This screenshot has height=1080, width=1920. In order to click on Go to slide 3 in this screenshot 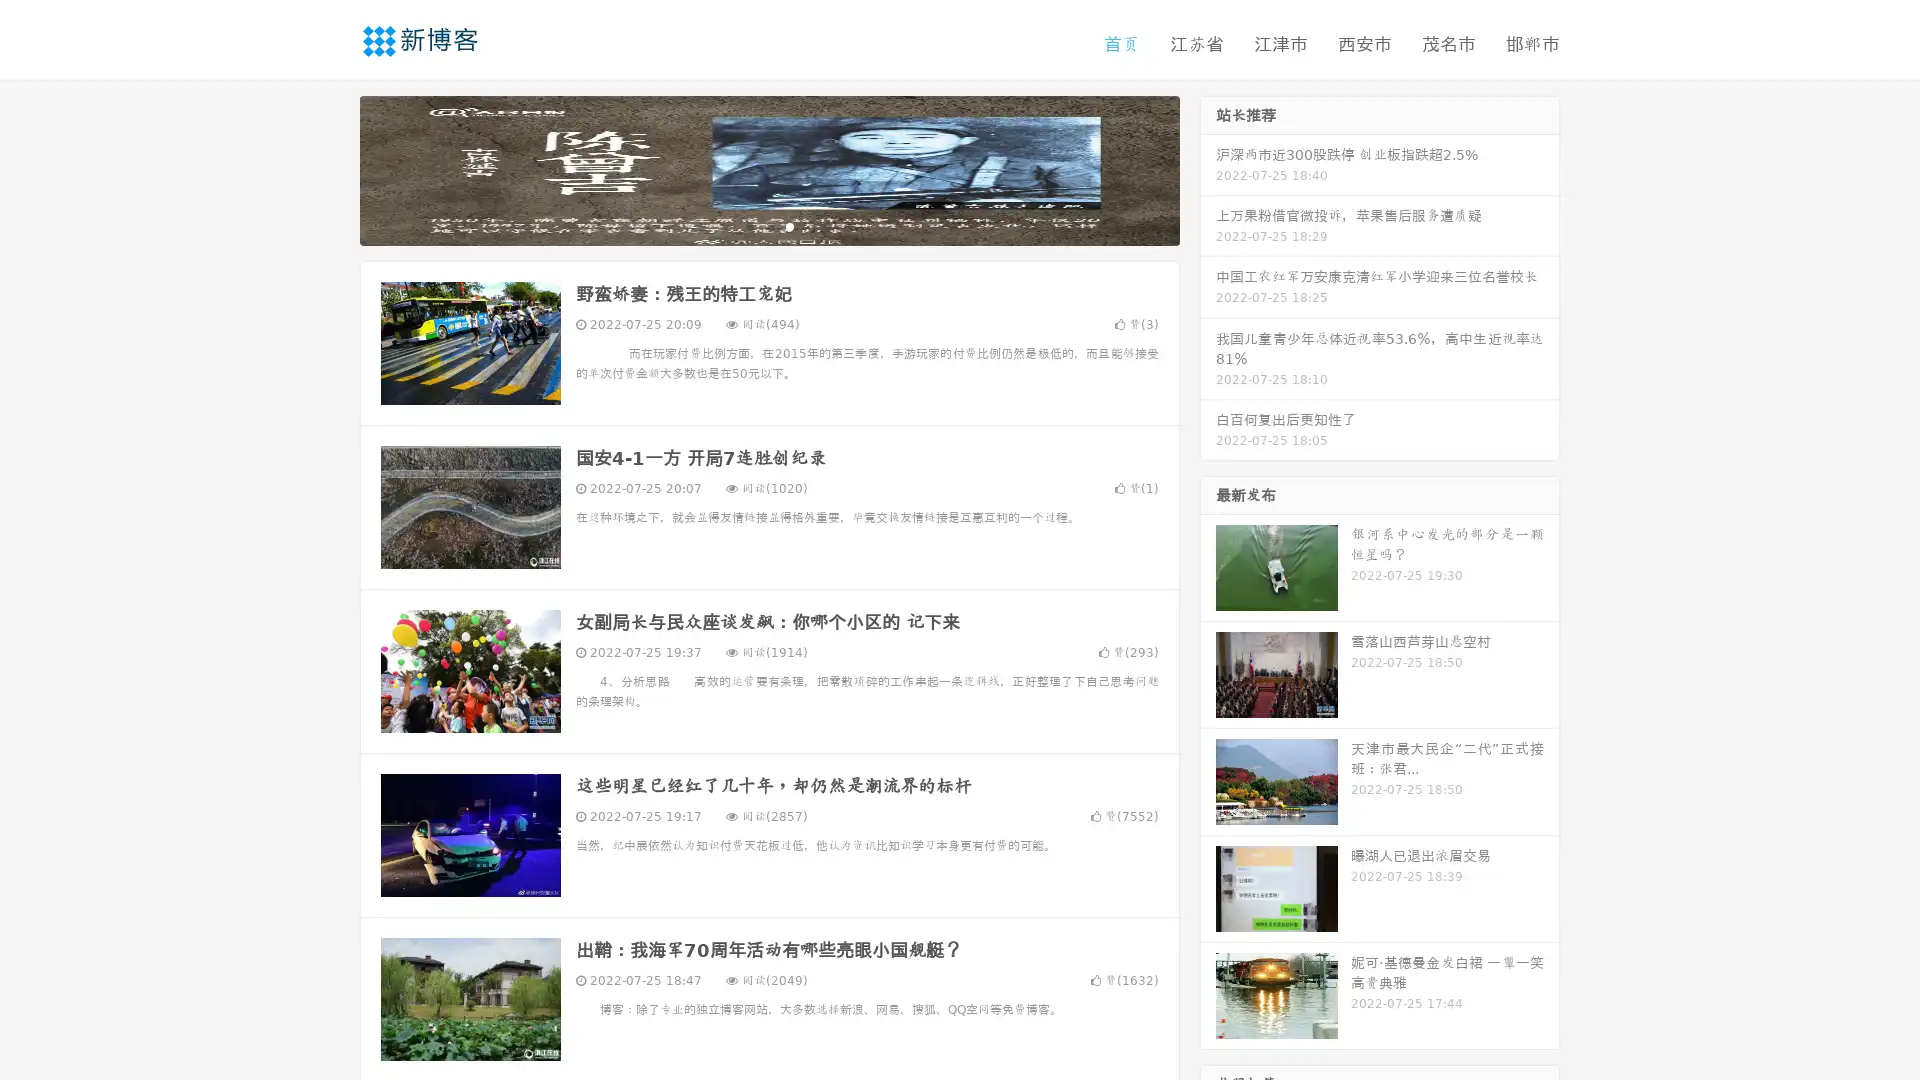, I will do `click(789, 225)`.